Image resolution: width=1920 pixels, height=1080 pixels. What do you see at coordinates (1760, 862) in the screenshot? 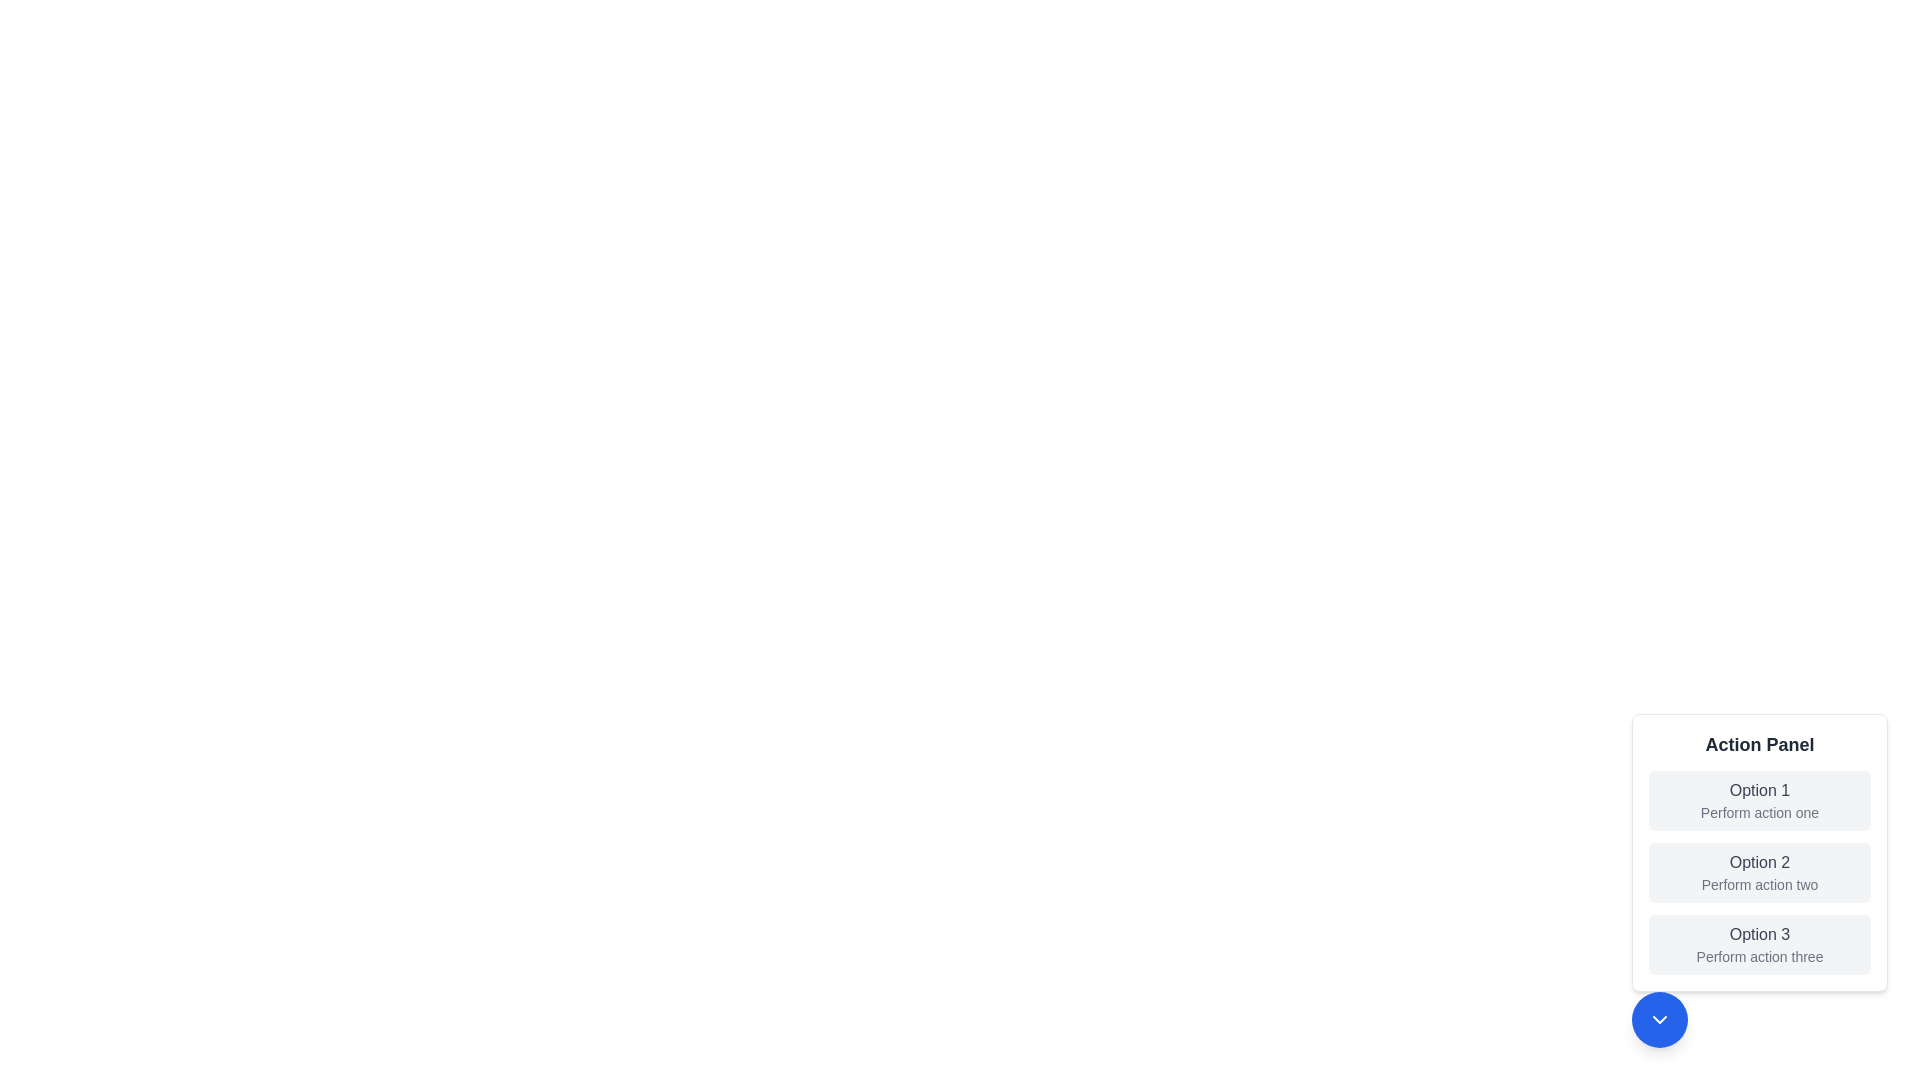
I see `the text label representing the title of the second action choice in the action panel, located between 'Perform action one' and 'Perform action three'` at bounding box center [1760, 862].